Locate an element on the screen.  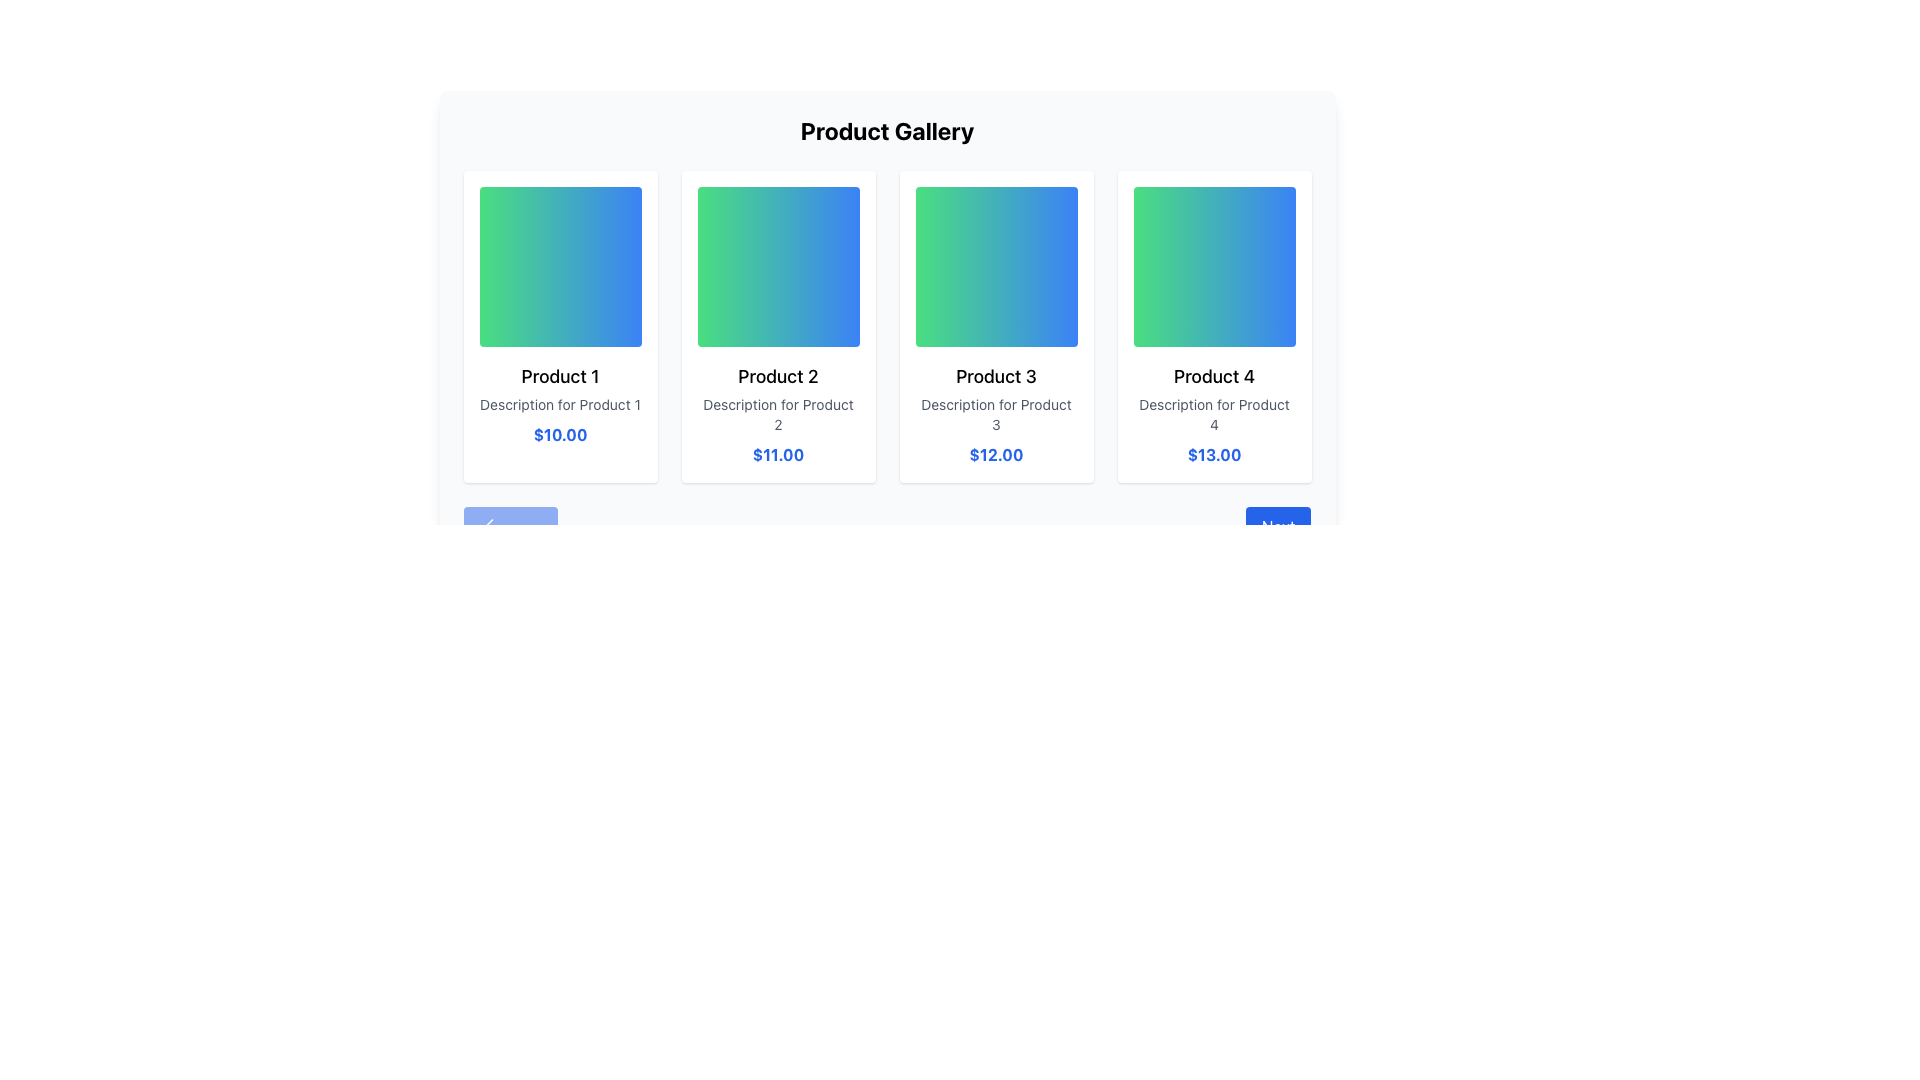
the price display text located at the bottom of the last product card in the horizontally aligned gallery for potential interaction is located at coordinates (1213, 455).